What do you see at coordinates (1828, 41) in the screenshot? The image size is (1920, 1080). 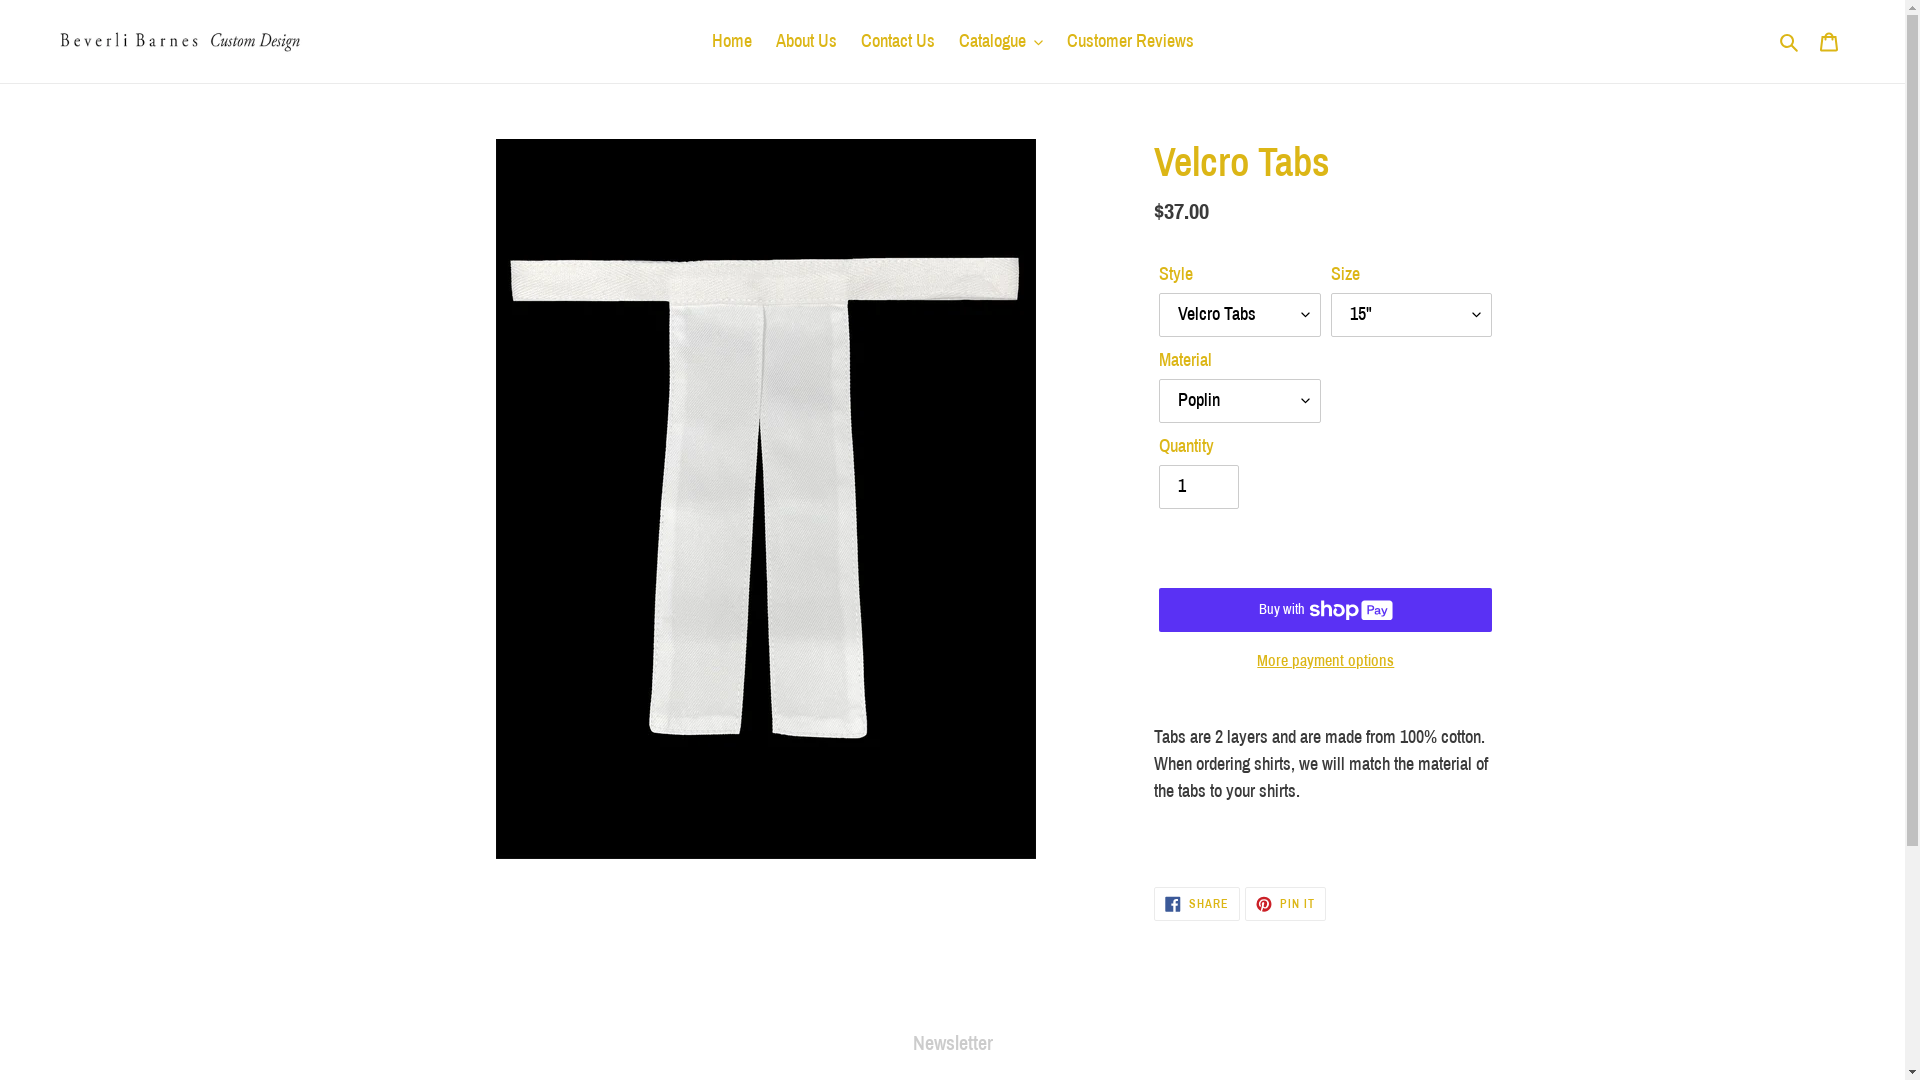 I see `'Cart'` at bounding box center [1828, 41].